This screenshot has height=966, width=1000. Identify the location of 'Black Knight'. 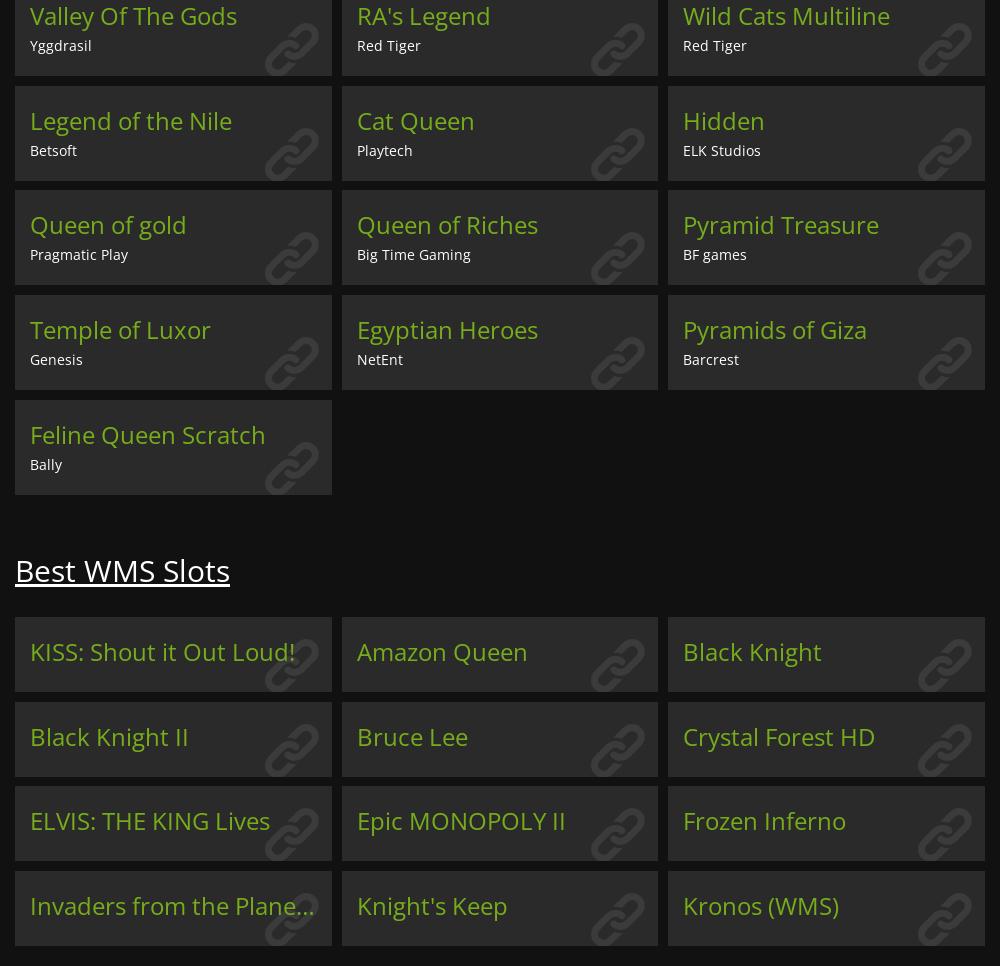
(752, 649).